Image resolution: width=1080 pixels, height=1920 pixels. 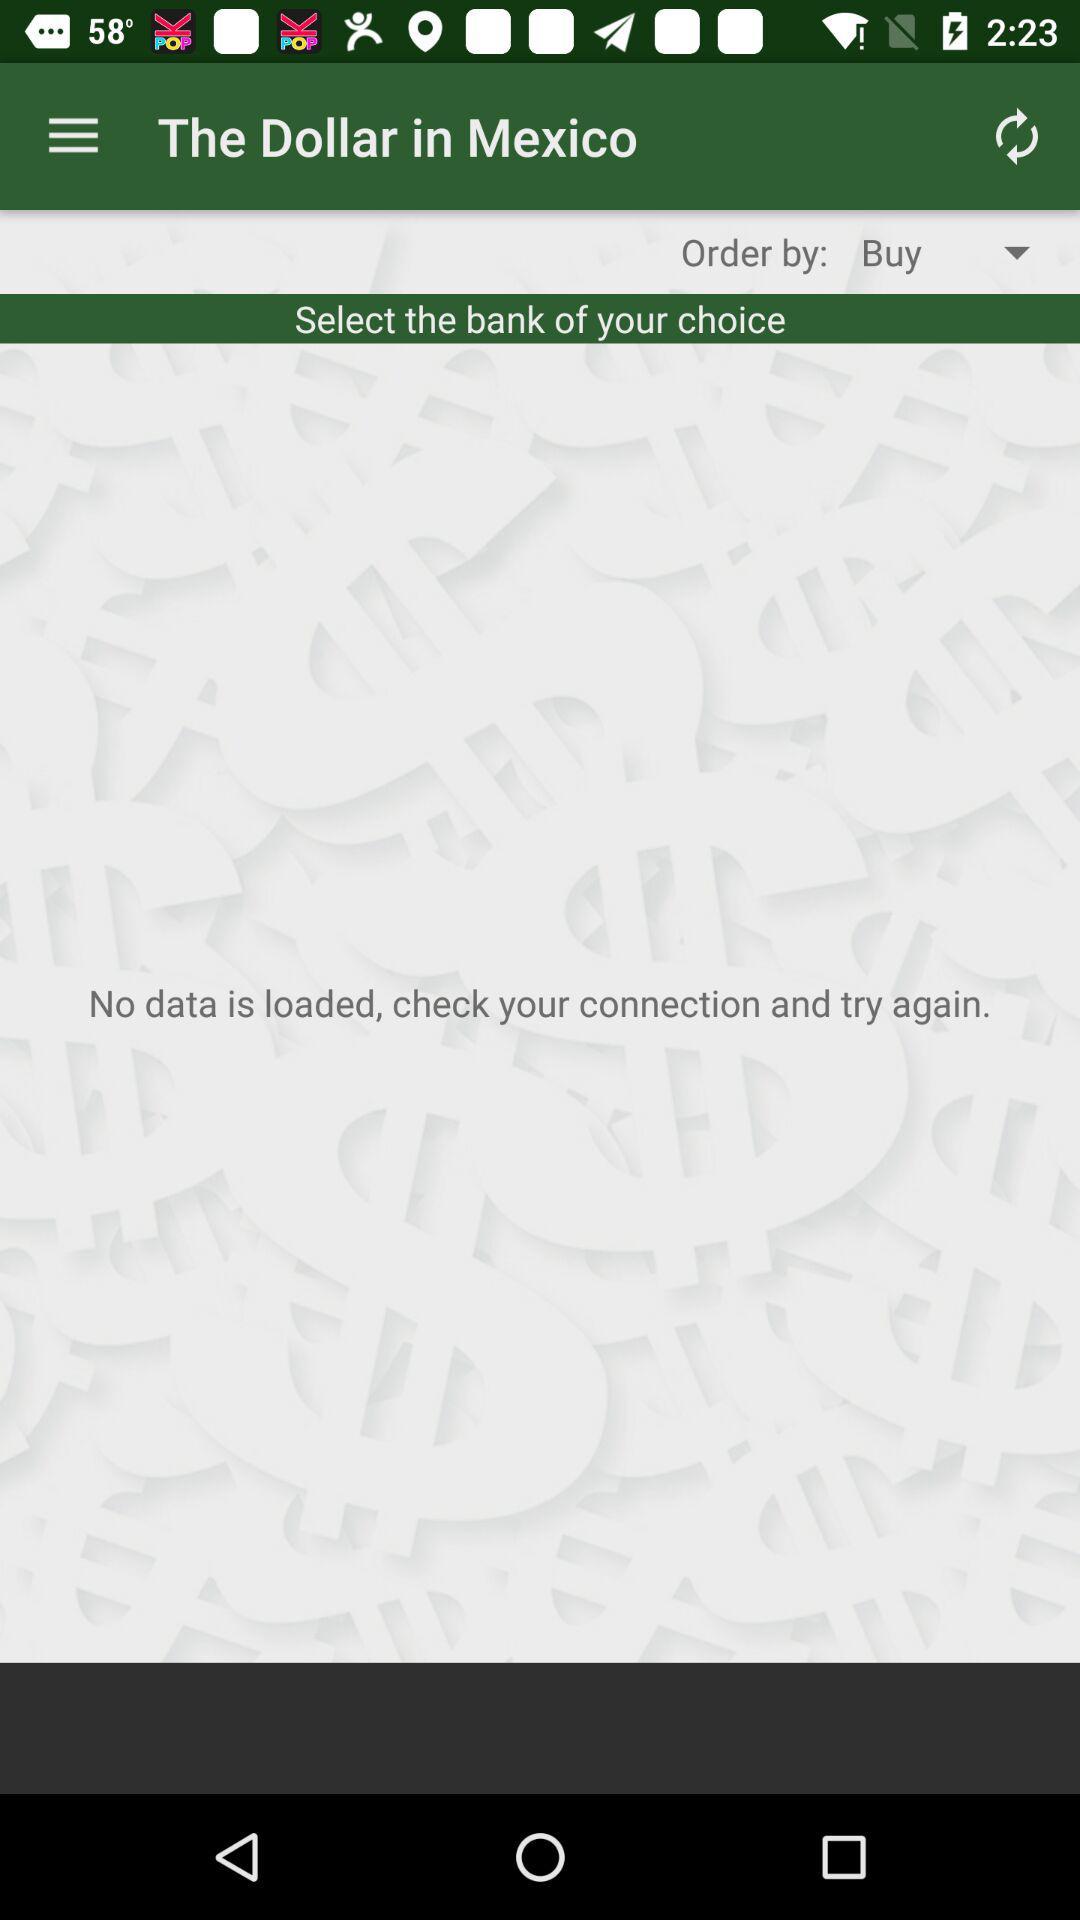 What do you see at coordinates (540, 1003) in the screenshot?
I see `the image` at bounding box center [540, 1003].